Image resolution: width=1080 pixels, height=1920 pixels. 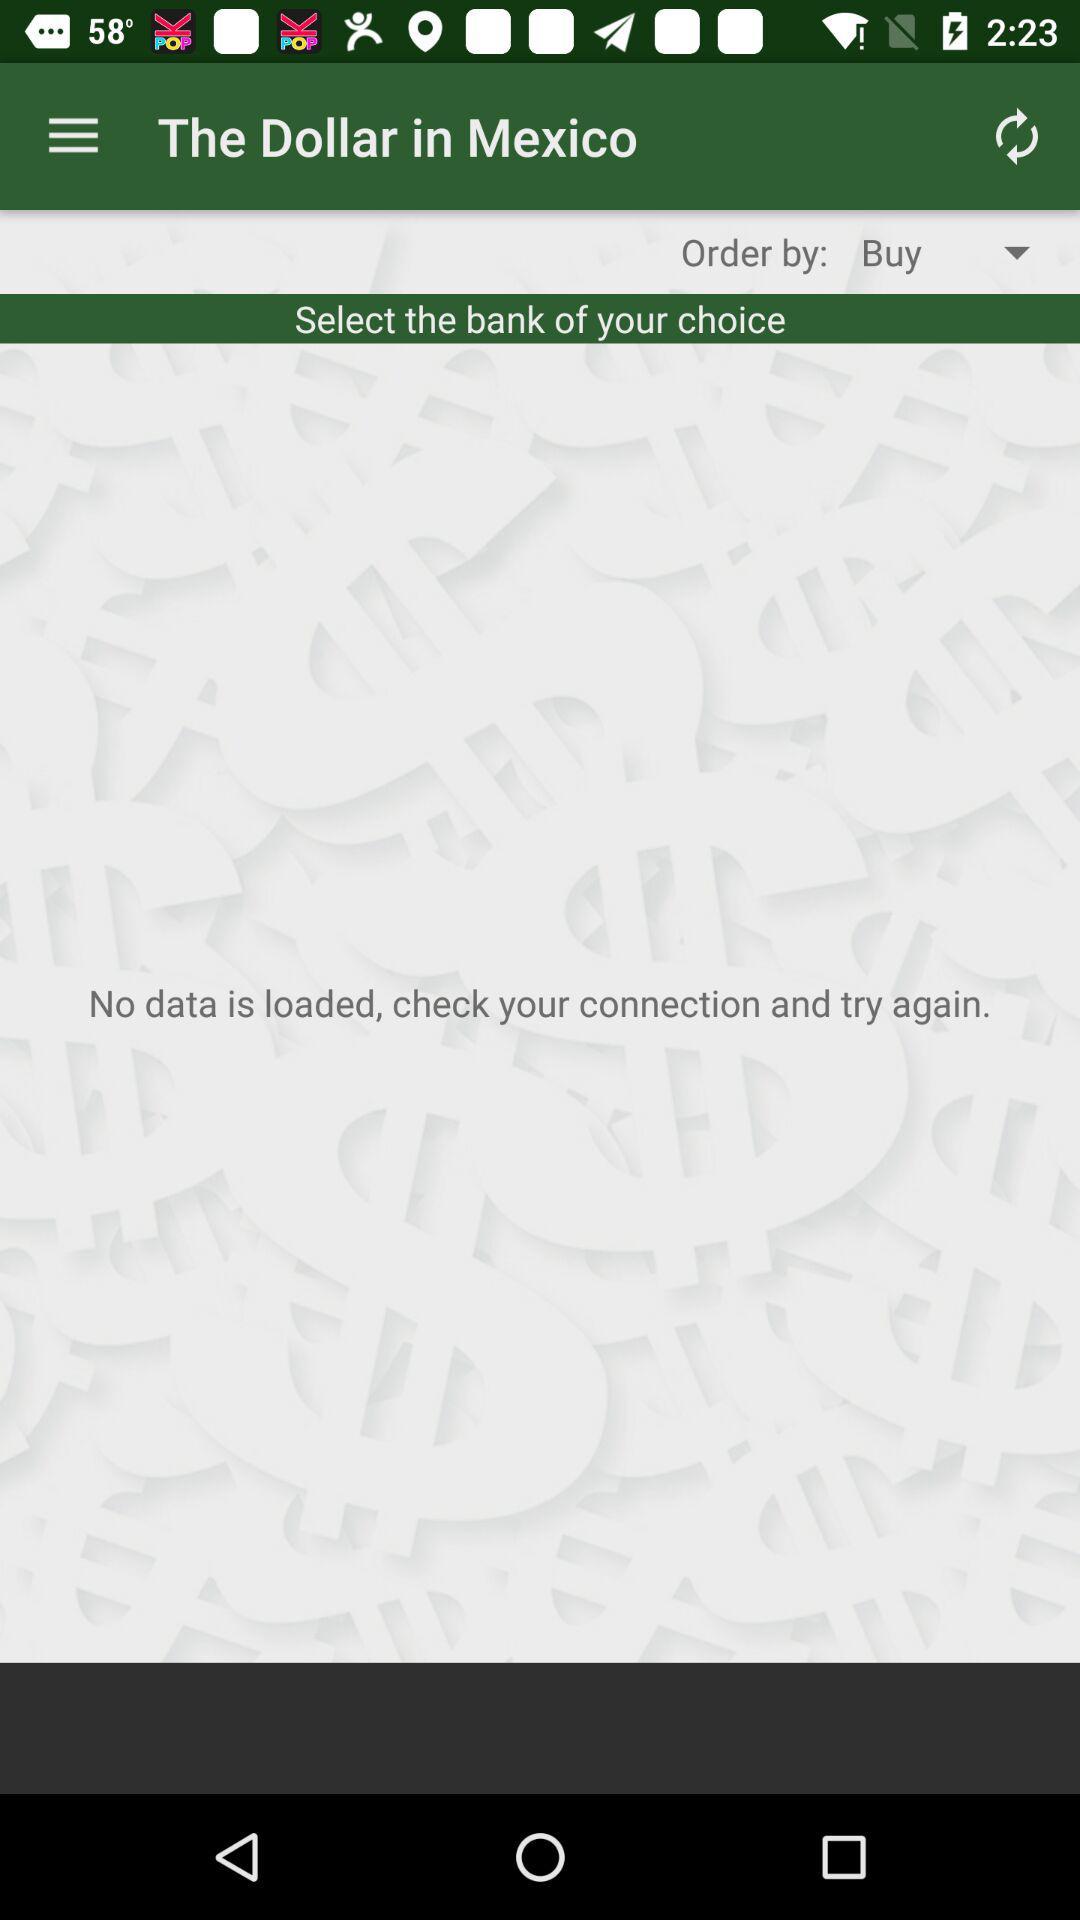 What do you see at coordinates (540, 1003) in the screenshot?
I see `the image` at bounding box center [540, 1003].